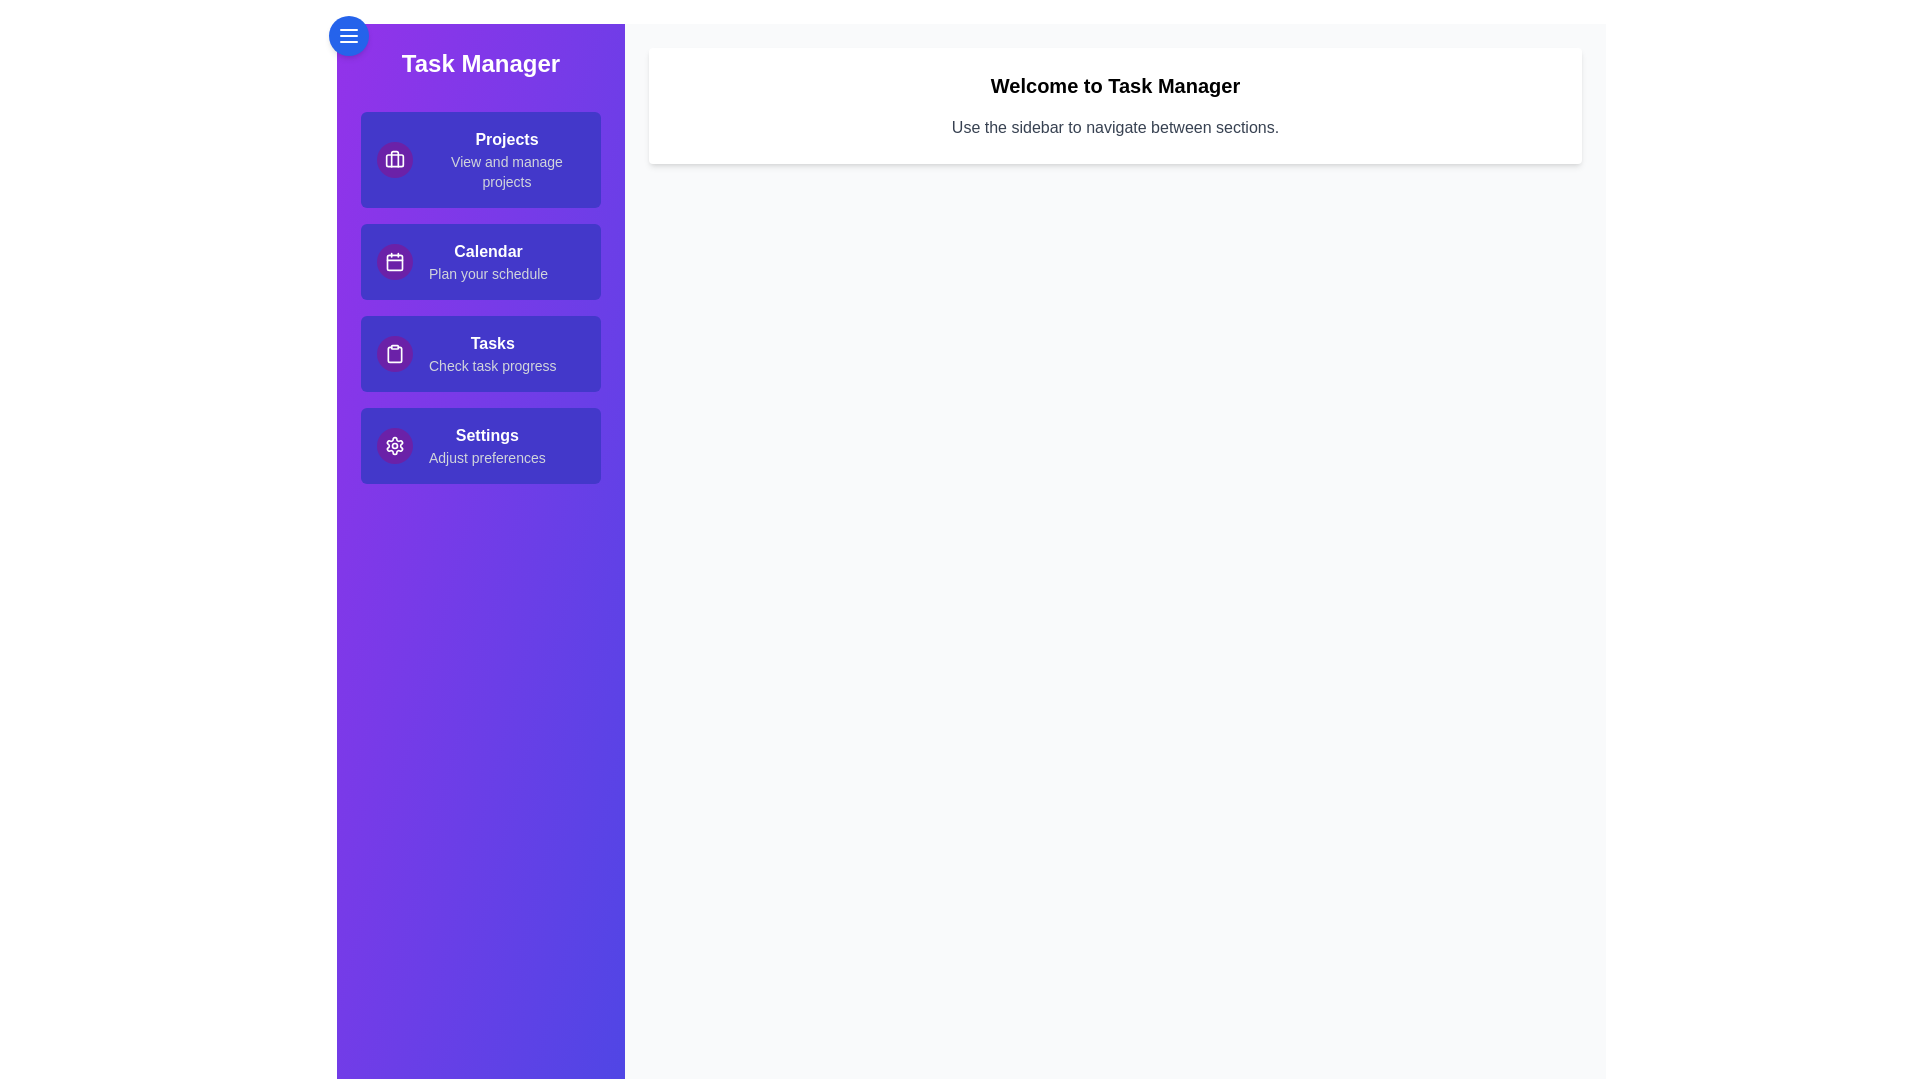 The image size is (1920, 1080). I want to click on the sidebar link corresponding to Calendar to navigate to that section, so click(480, 261).